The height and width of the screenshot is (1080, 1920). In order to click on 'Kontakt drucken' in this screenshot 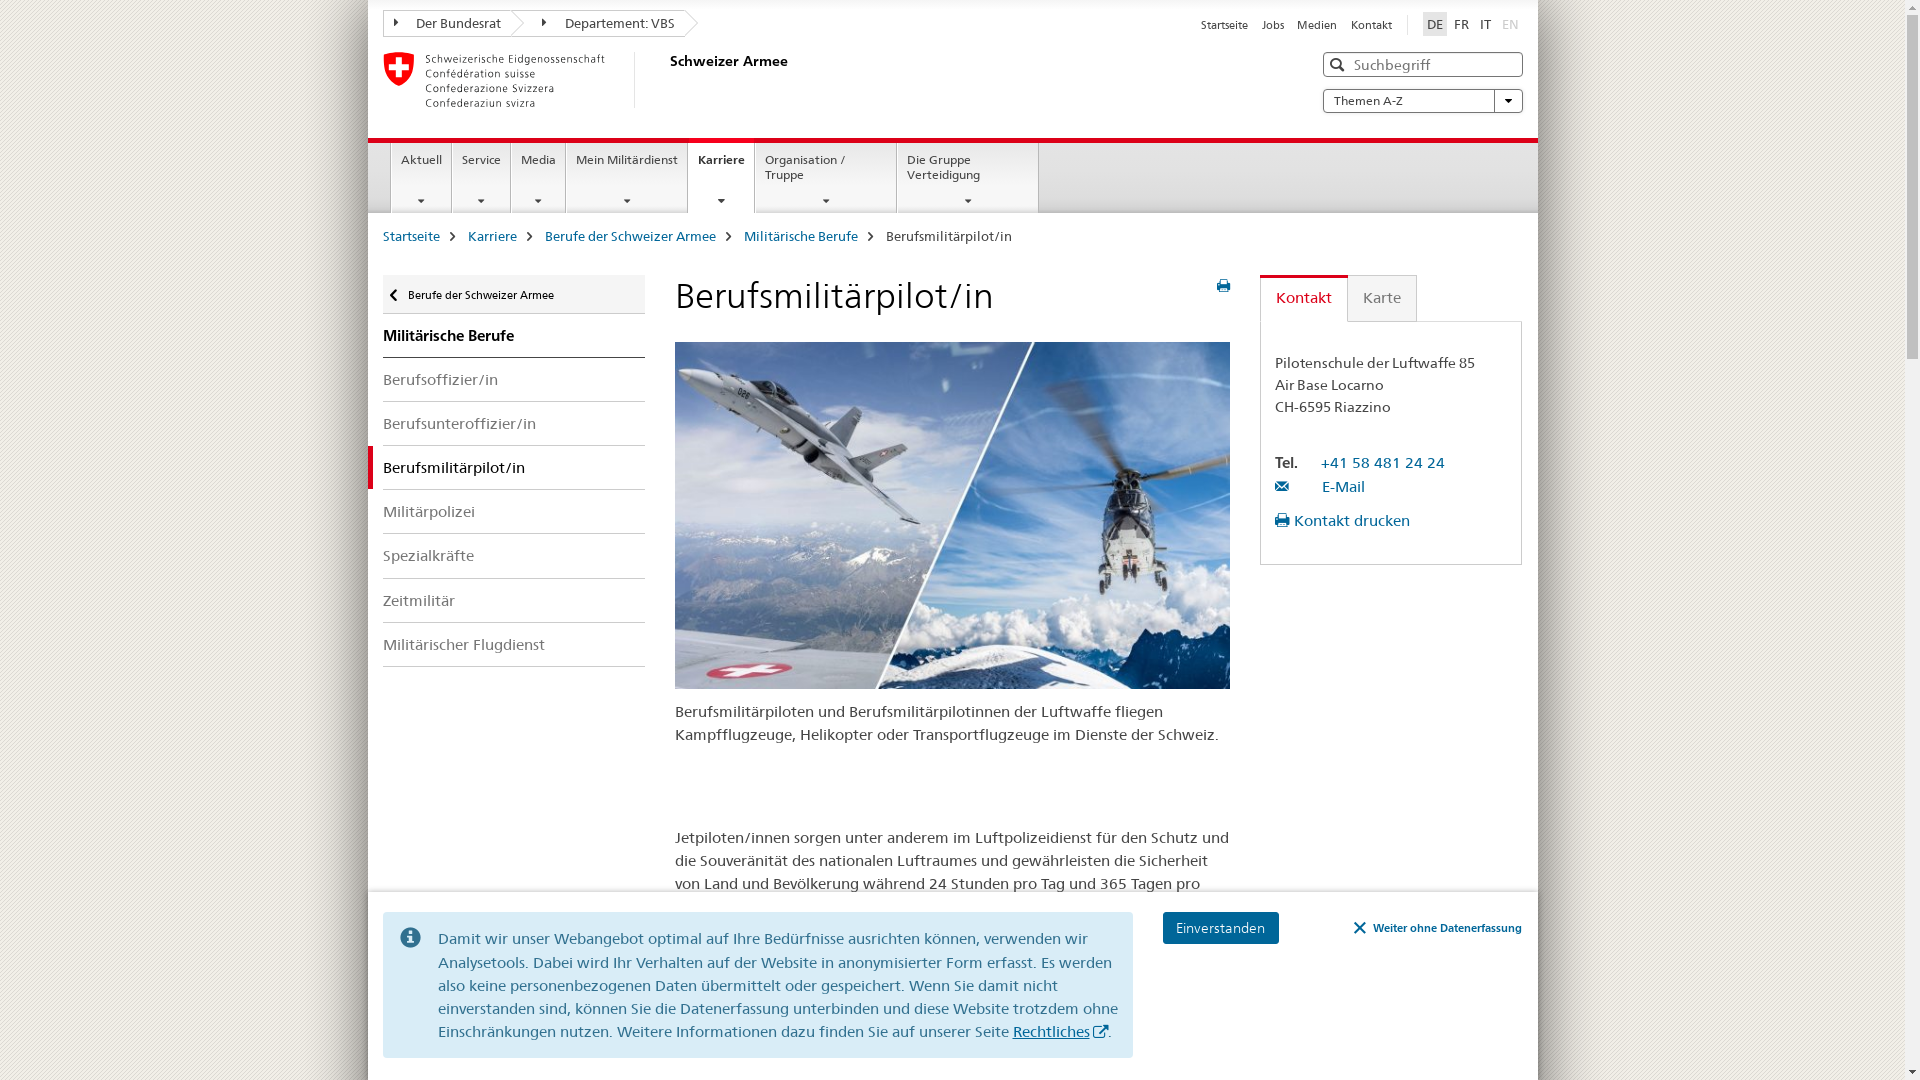, I will do `click(1342, 519)`.